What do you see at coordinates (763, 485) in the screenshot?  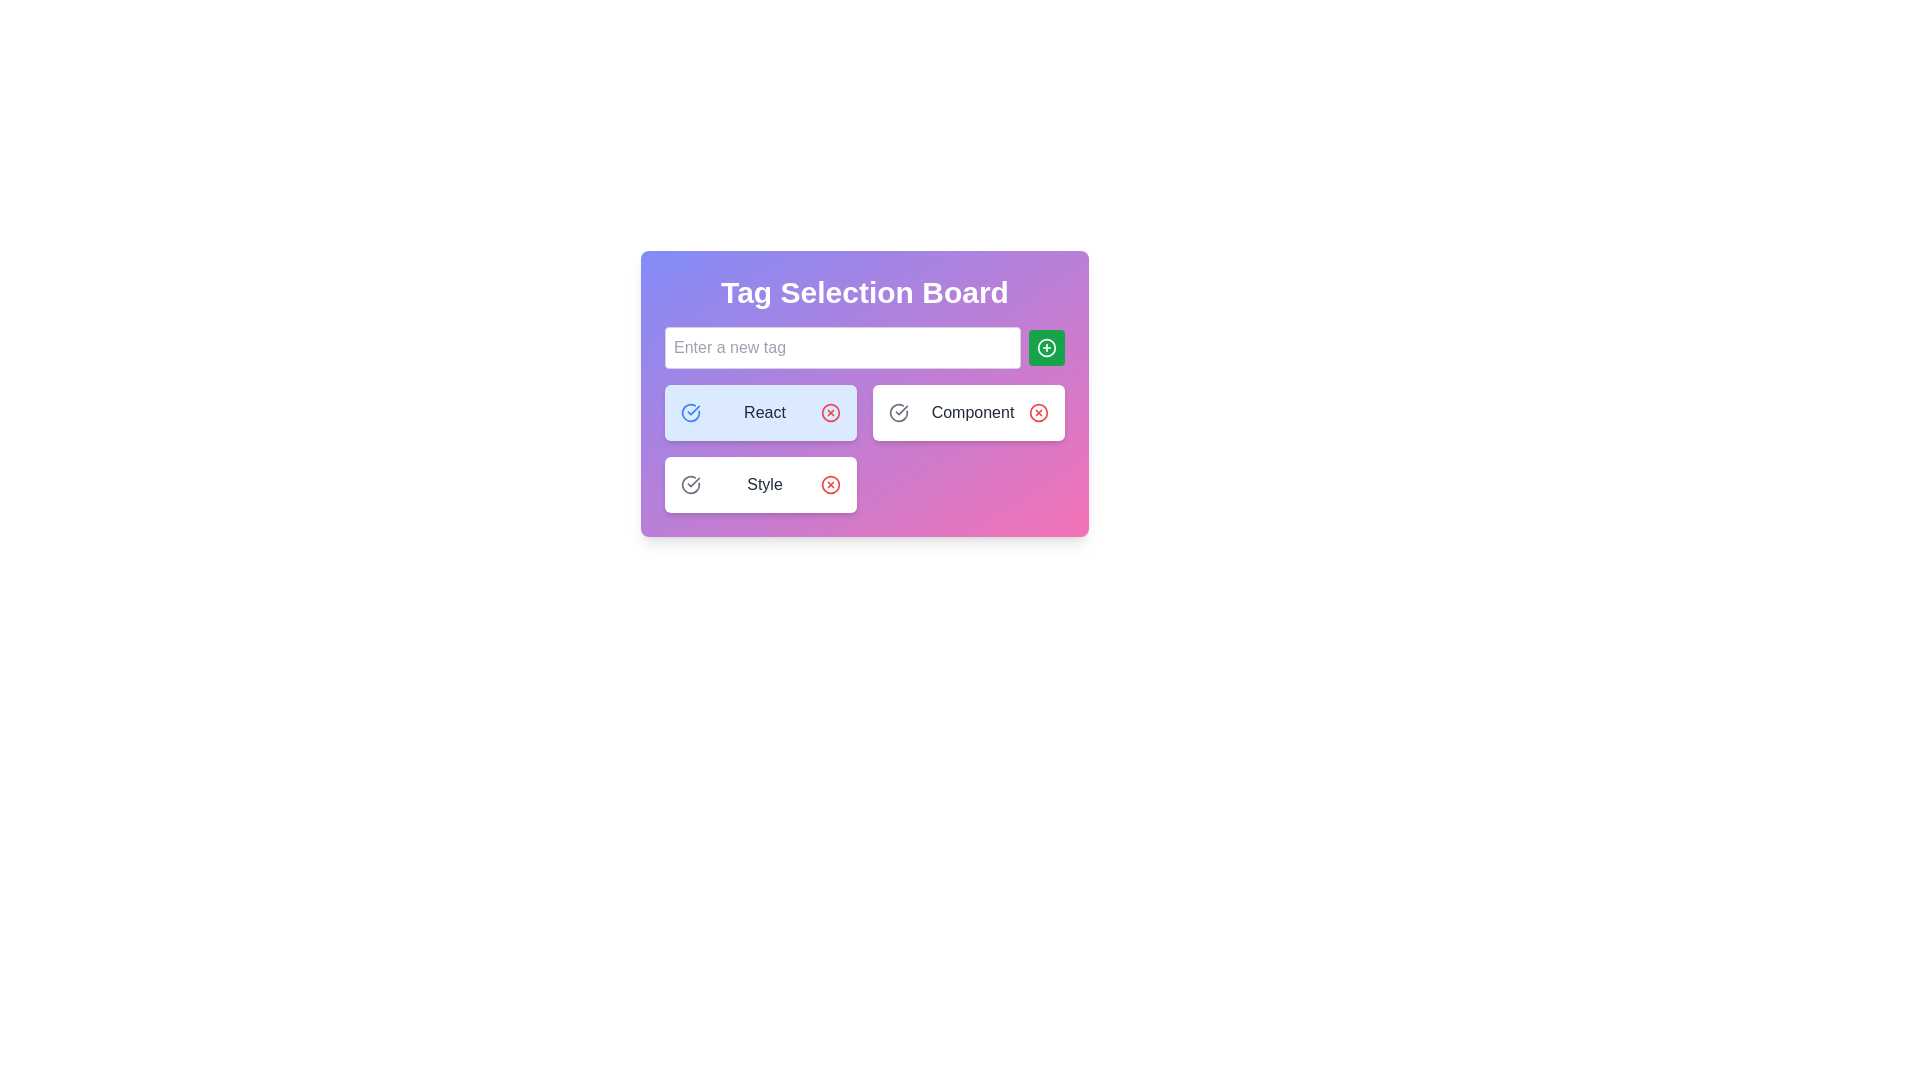 I see `the text label reading 'Style' which is centered within the 'Tag Selection Board' and surrounded by selection icons` at bounding box center [763, 485].